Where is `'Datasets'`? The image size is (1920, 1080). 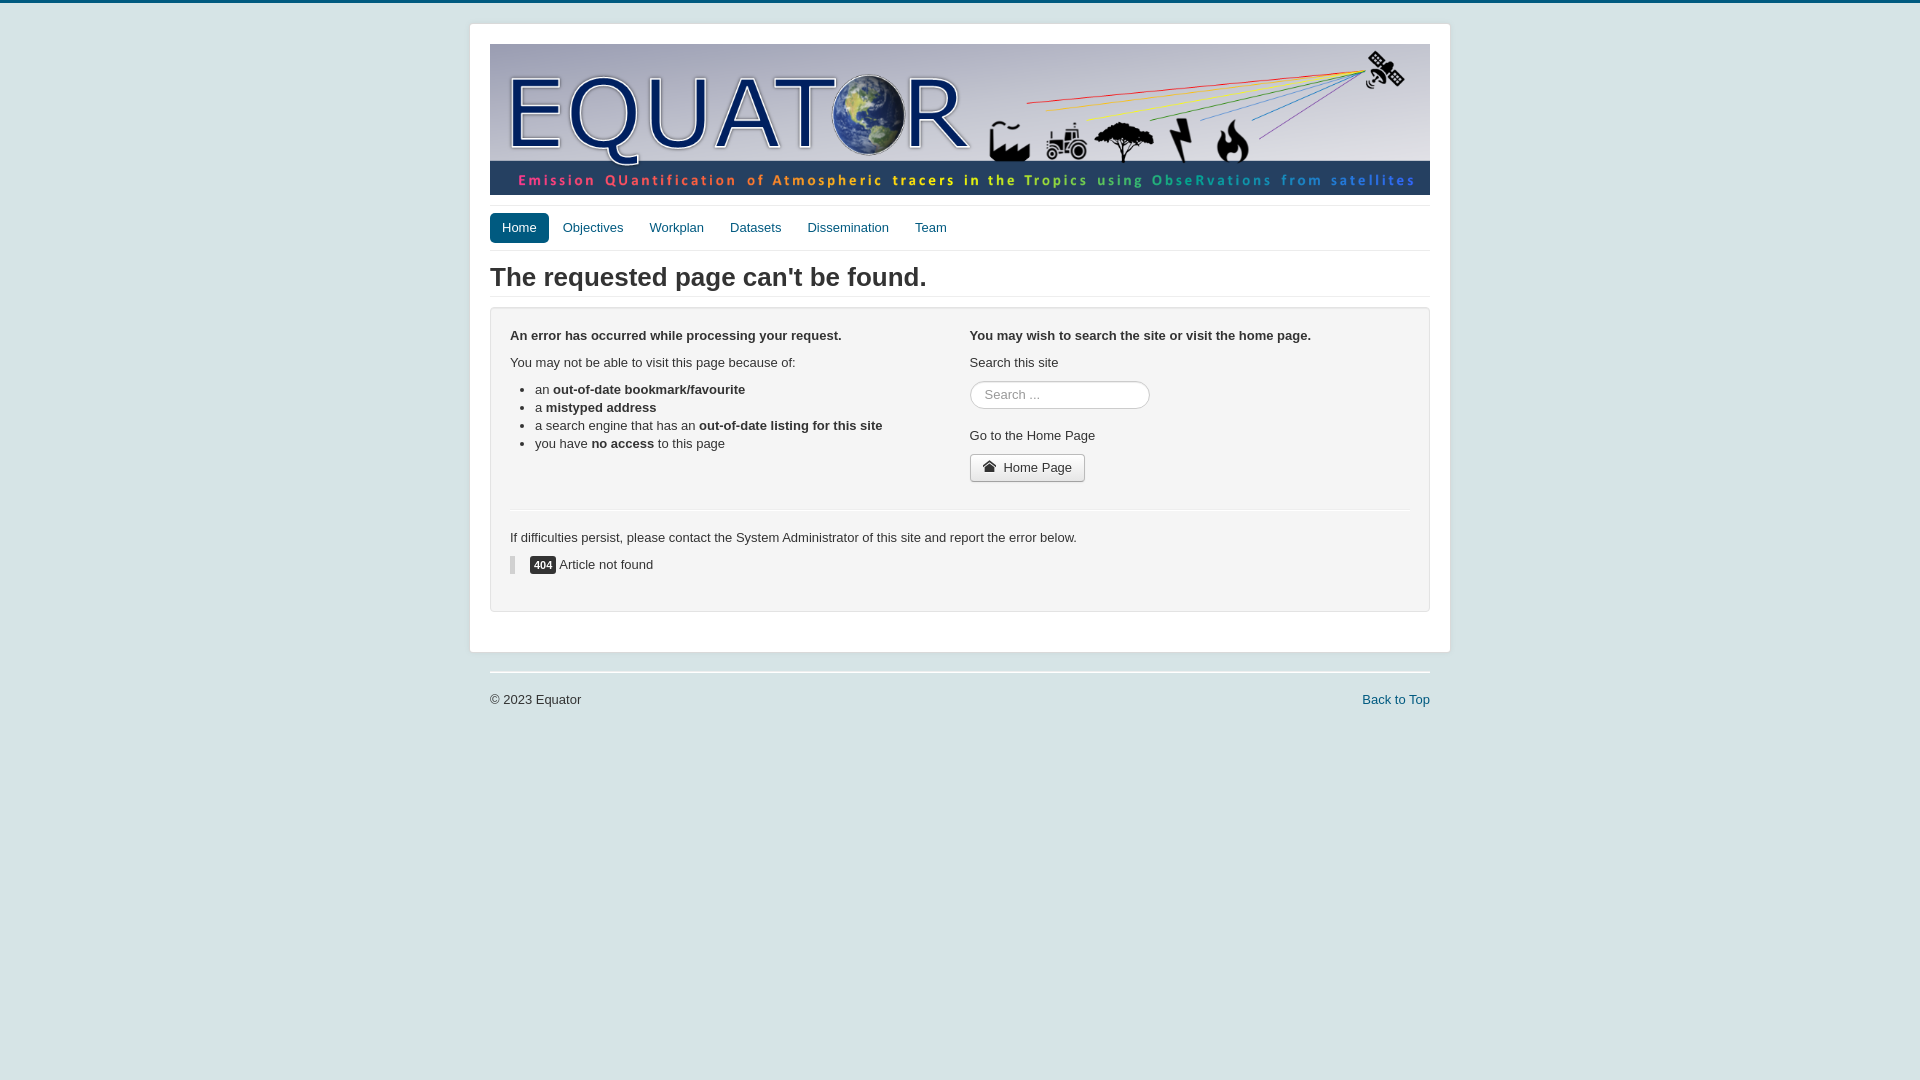 'Datasets' is located at coordinates (754, 226).